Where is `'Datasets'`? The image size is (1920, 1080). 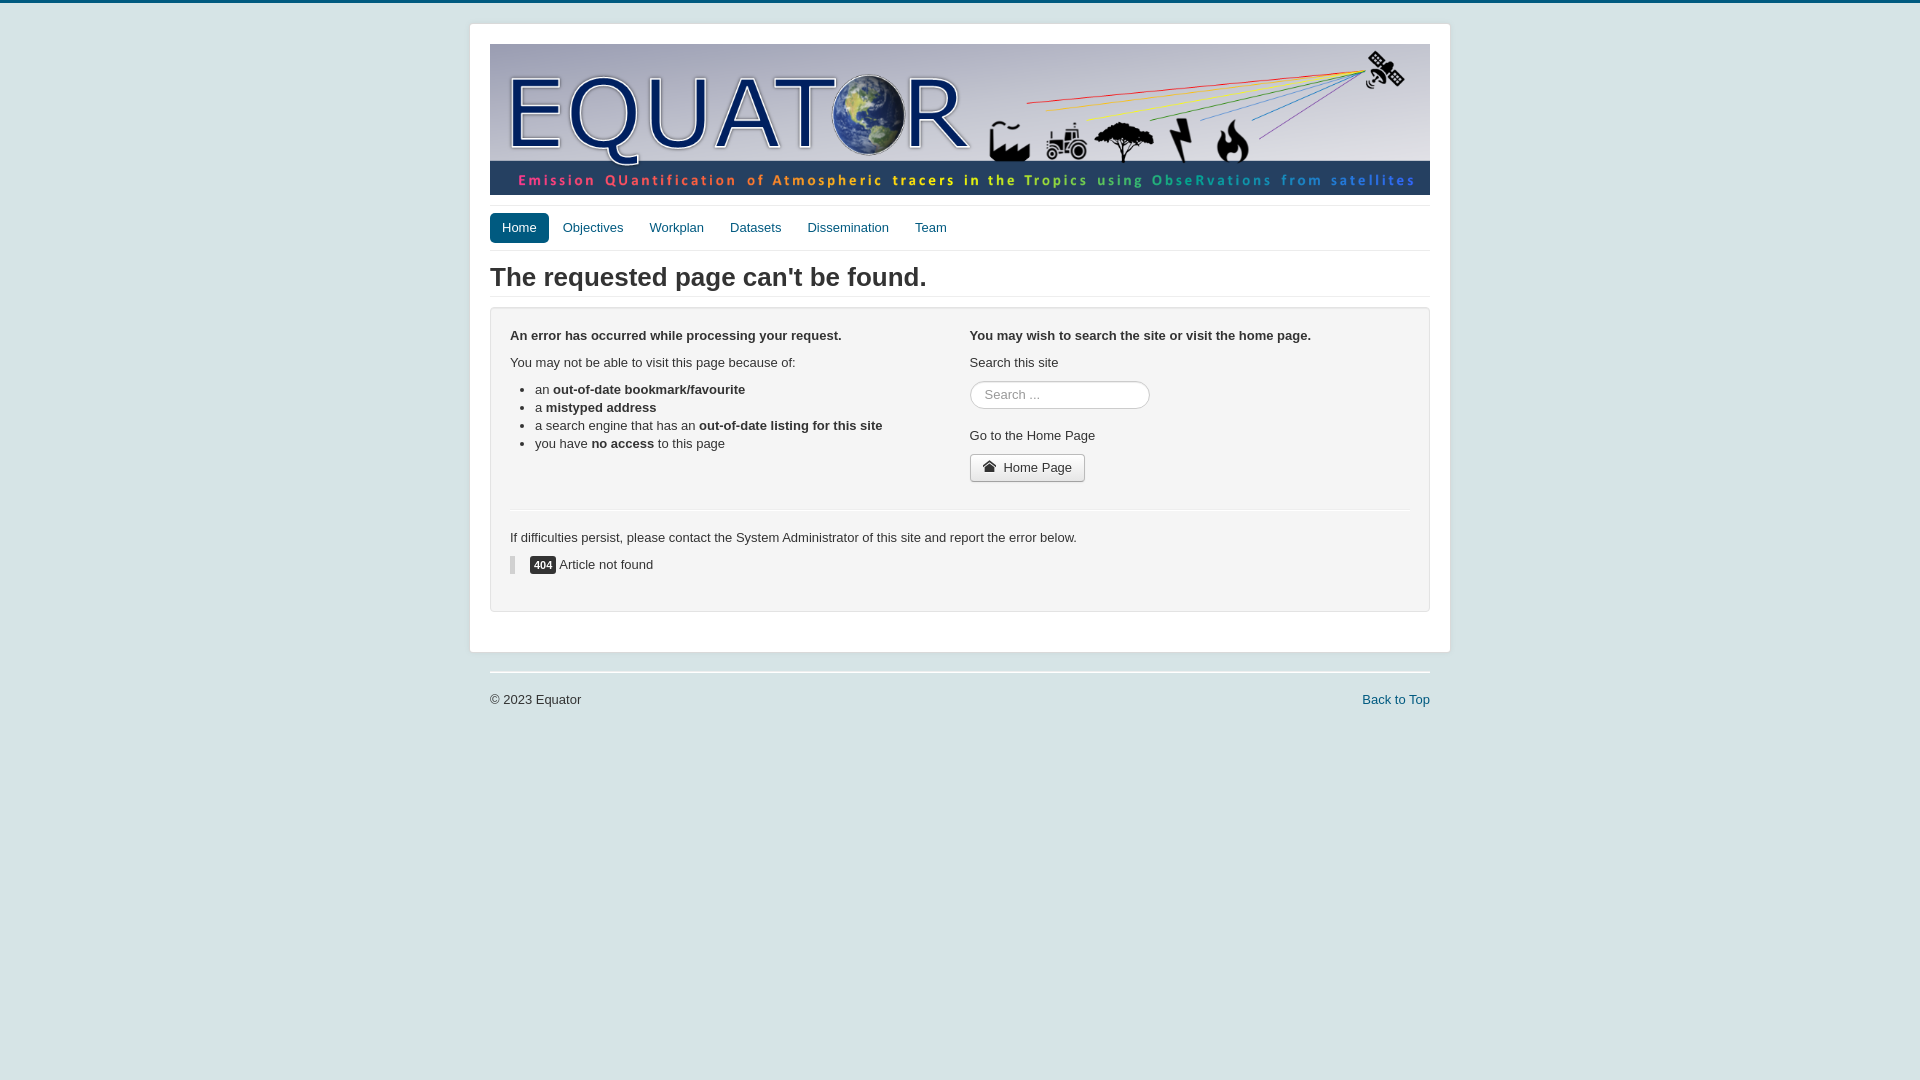 'Datasets' is located at coordinates (754, 226).